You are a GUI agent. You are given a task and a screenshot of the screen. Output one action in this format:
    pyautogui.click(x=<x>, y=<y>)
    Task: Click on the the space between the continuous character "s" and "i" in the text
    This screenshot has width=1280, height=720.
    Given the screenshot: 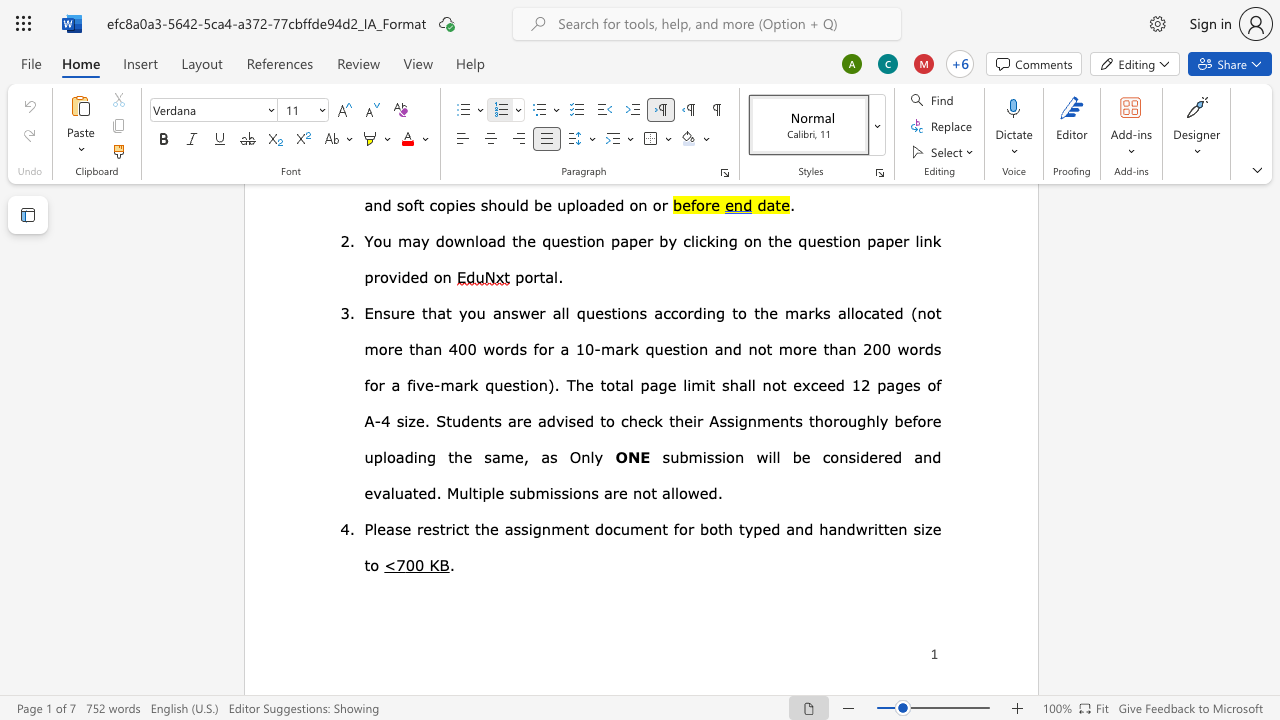 What is the action you would take?
    pyautogui.click(x=732, y=419)
    